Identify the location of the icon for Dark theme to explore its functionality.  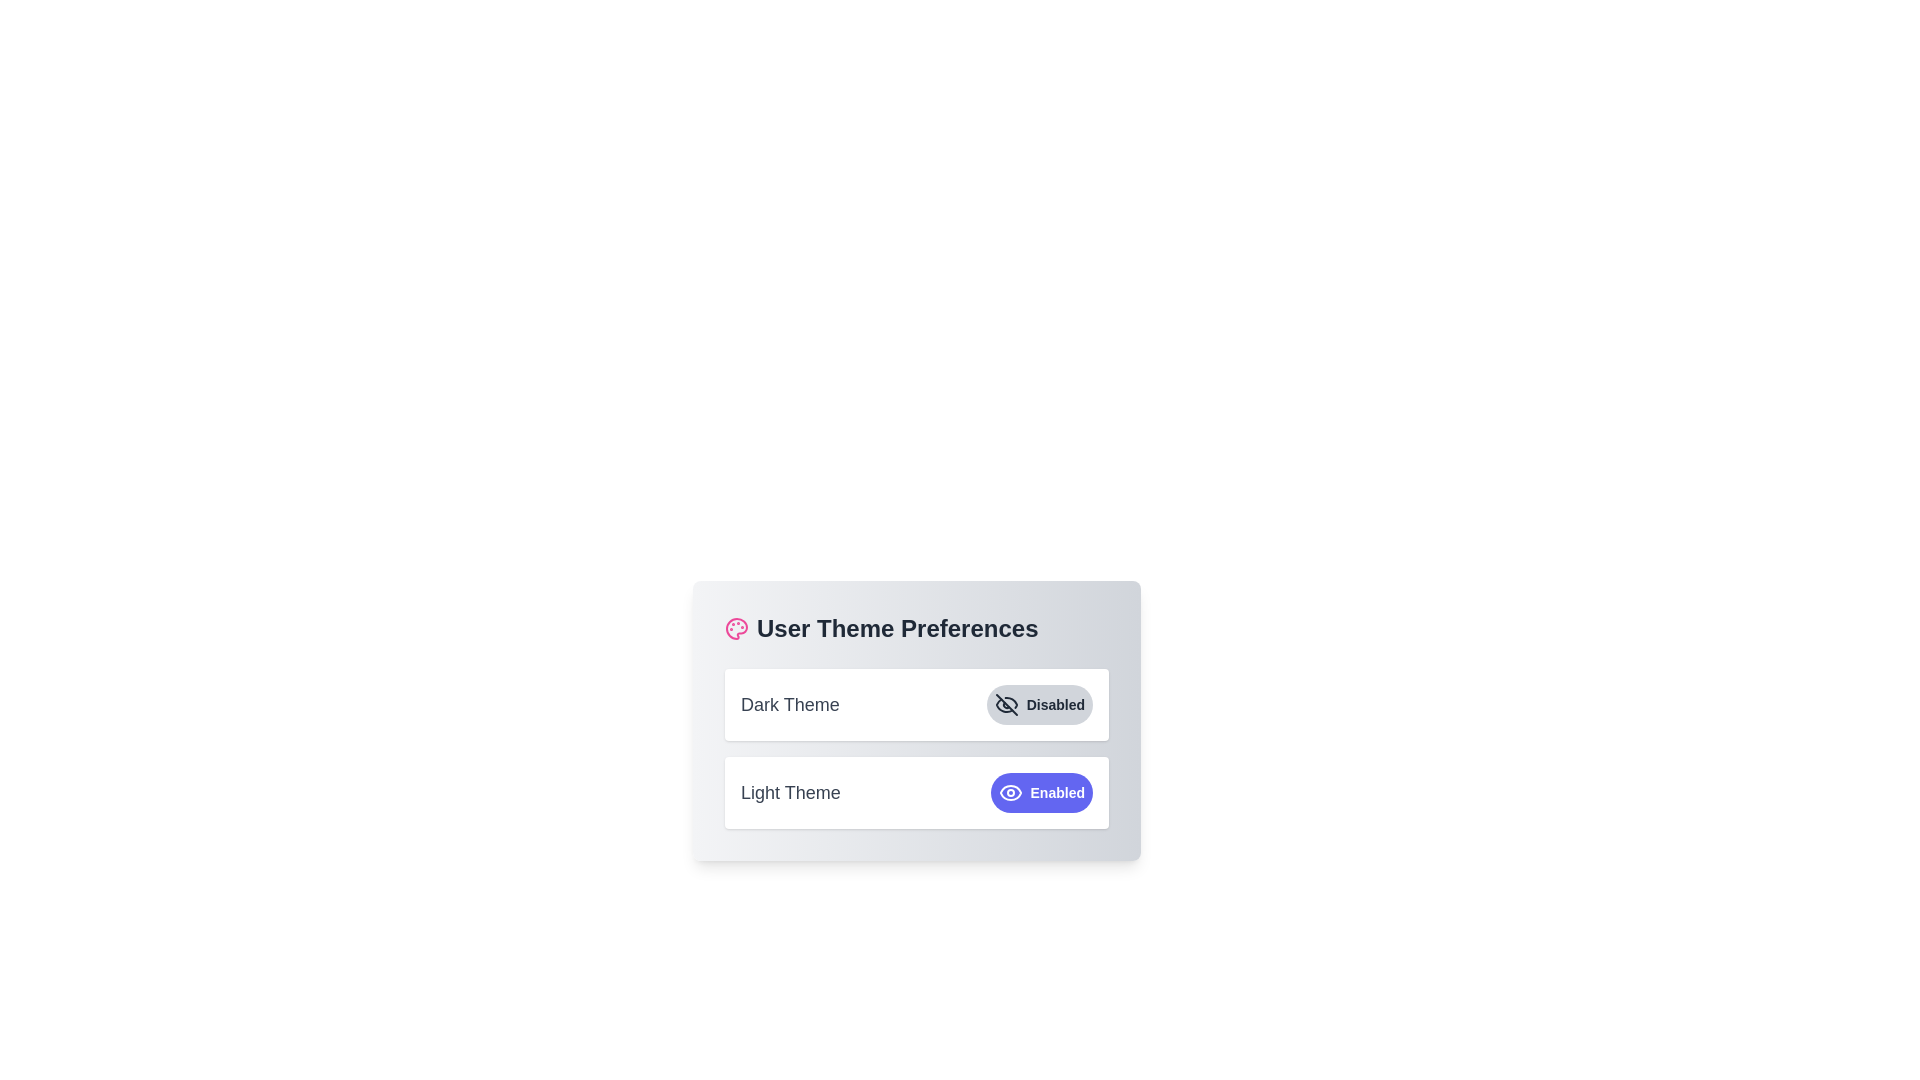
(1006, 704).